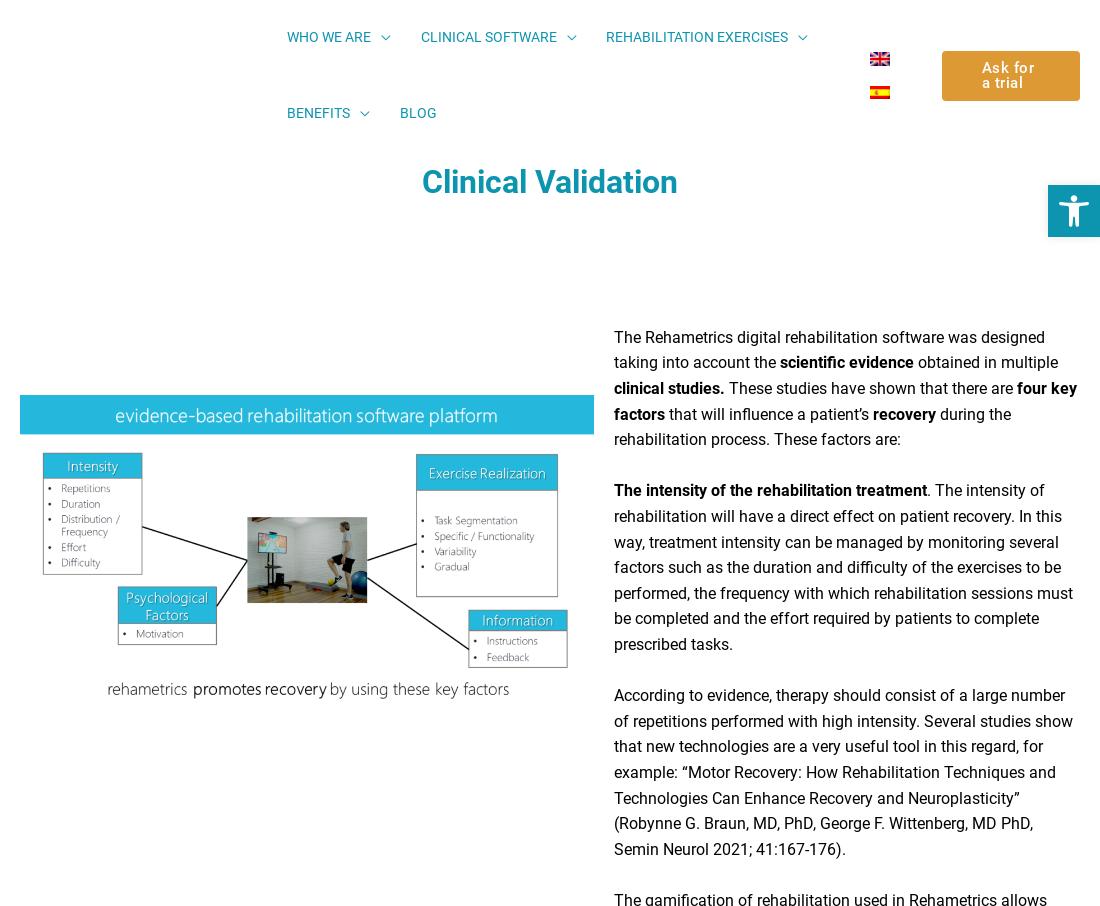 The width and height of the screenshot is (1100, 906). What do you see at coordinates (668, 395) in the screenshot?
I see `'clinical studies.'` at bounding box center [668, 395].